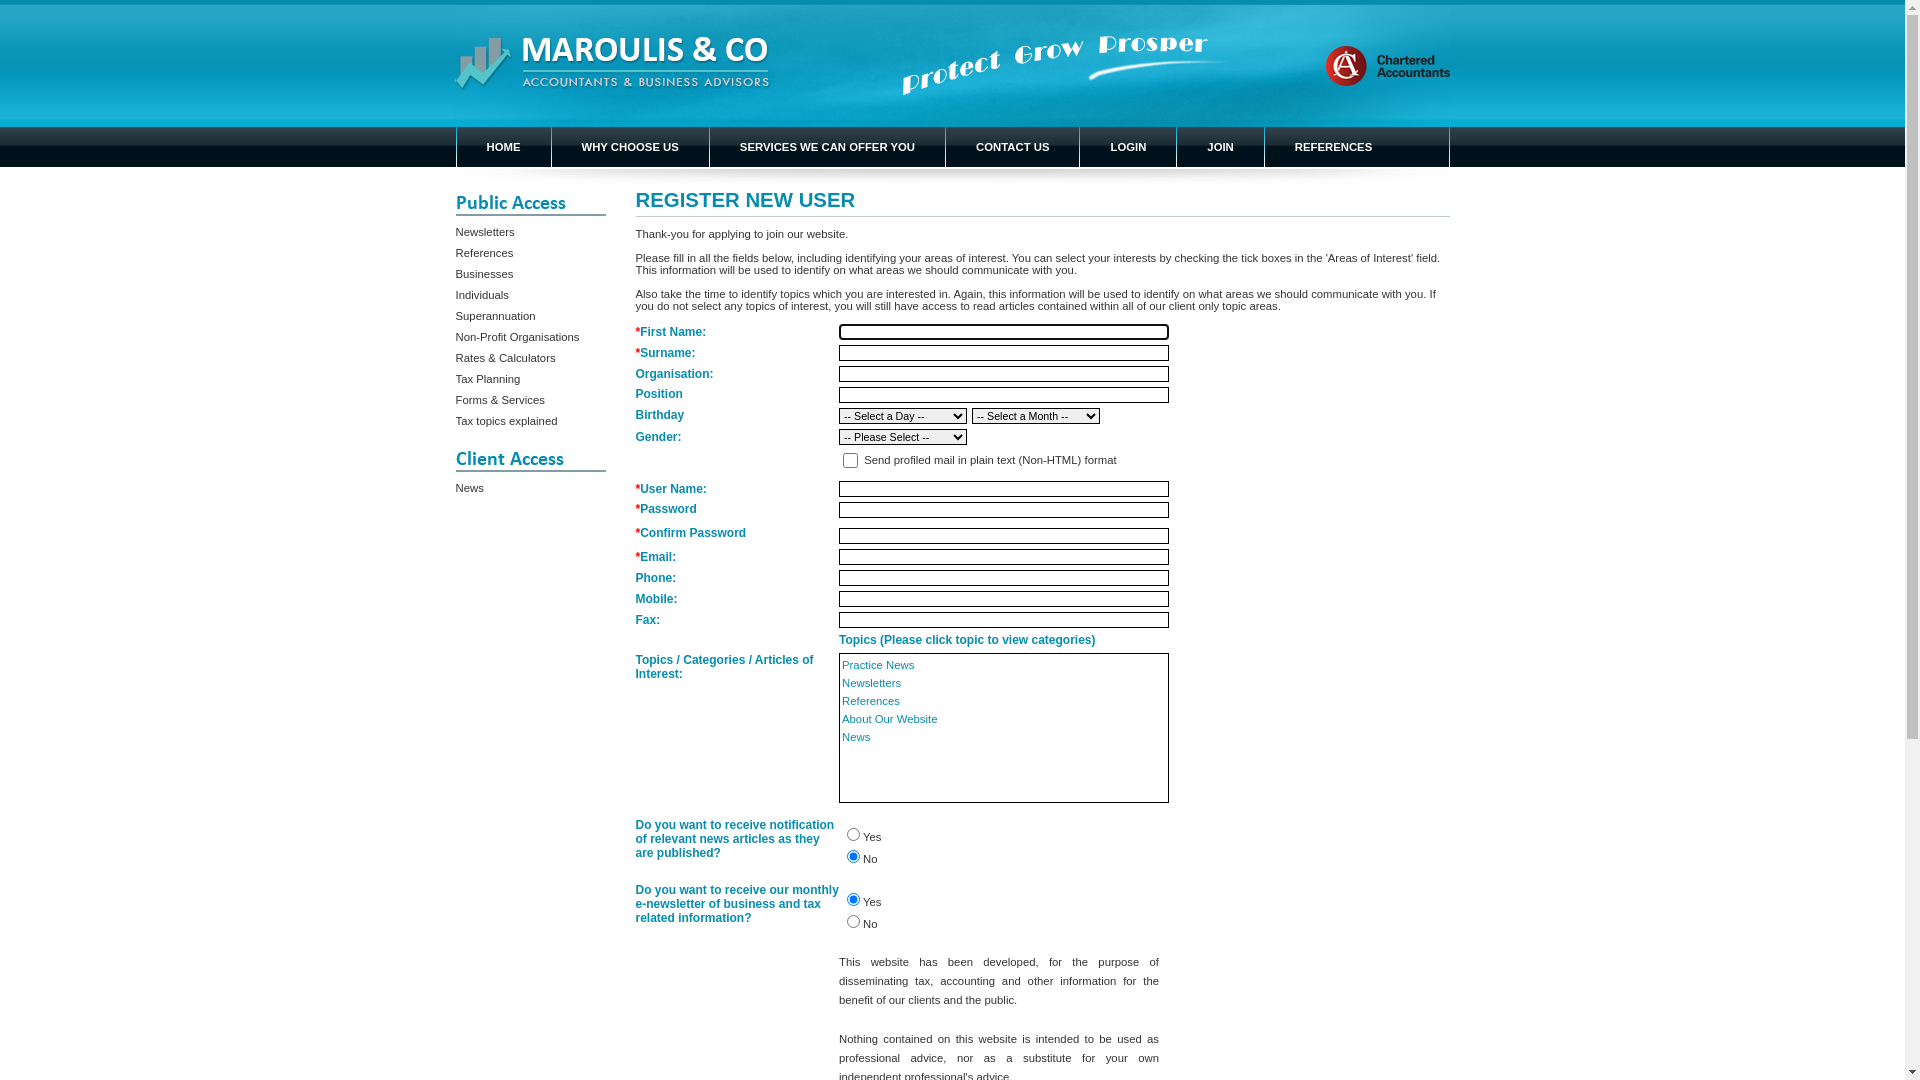  I want to click on 'About Our Website', so click(841, 717).